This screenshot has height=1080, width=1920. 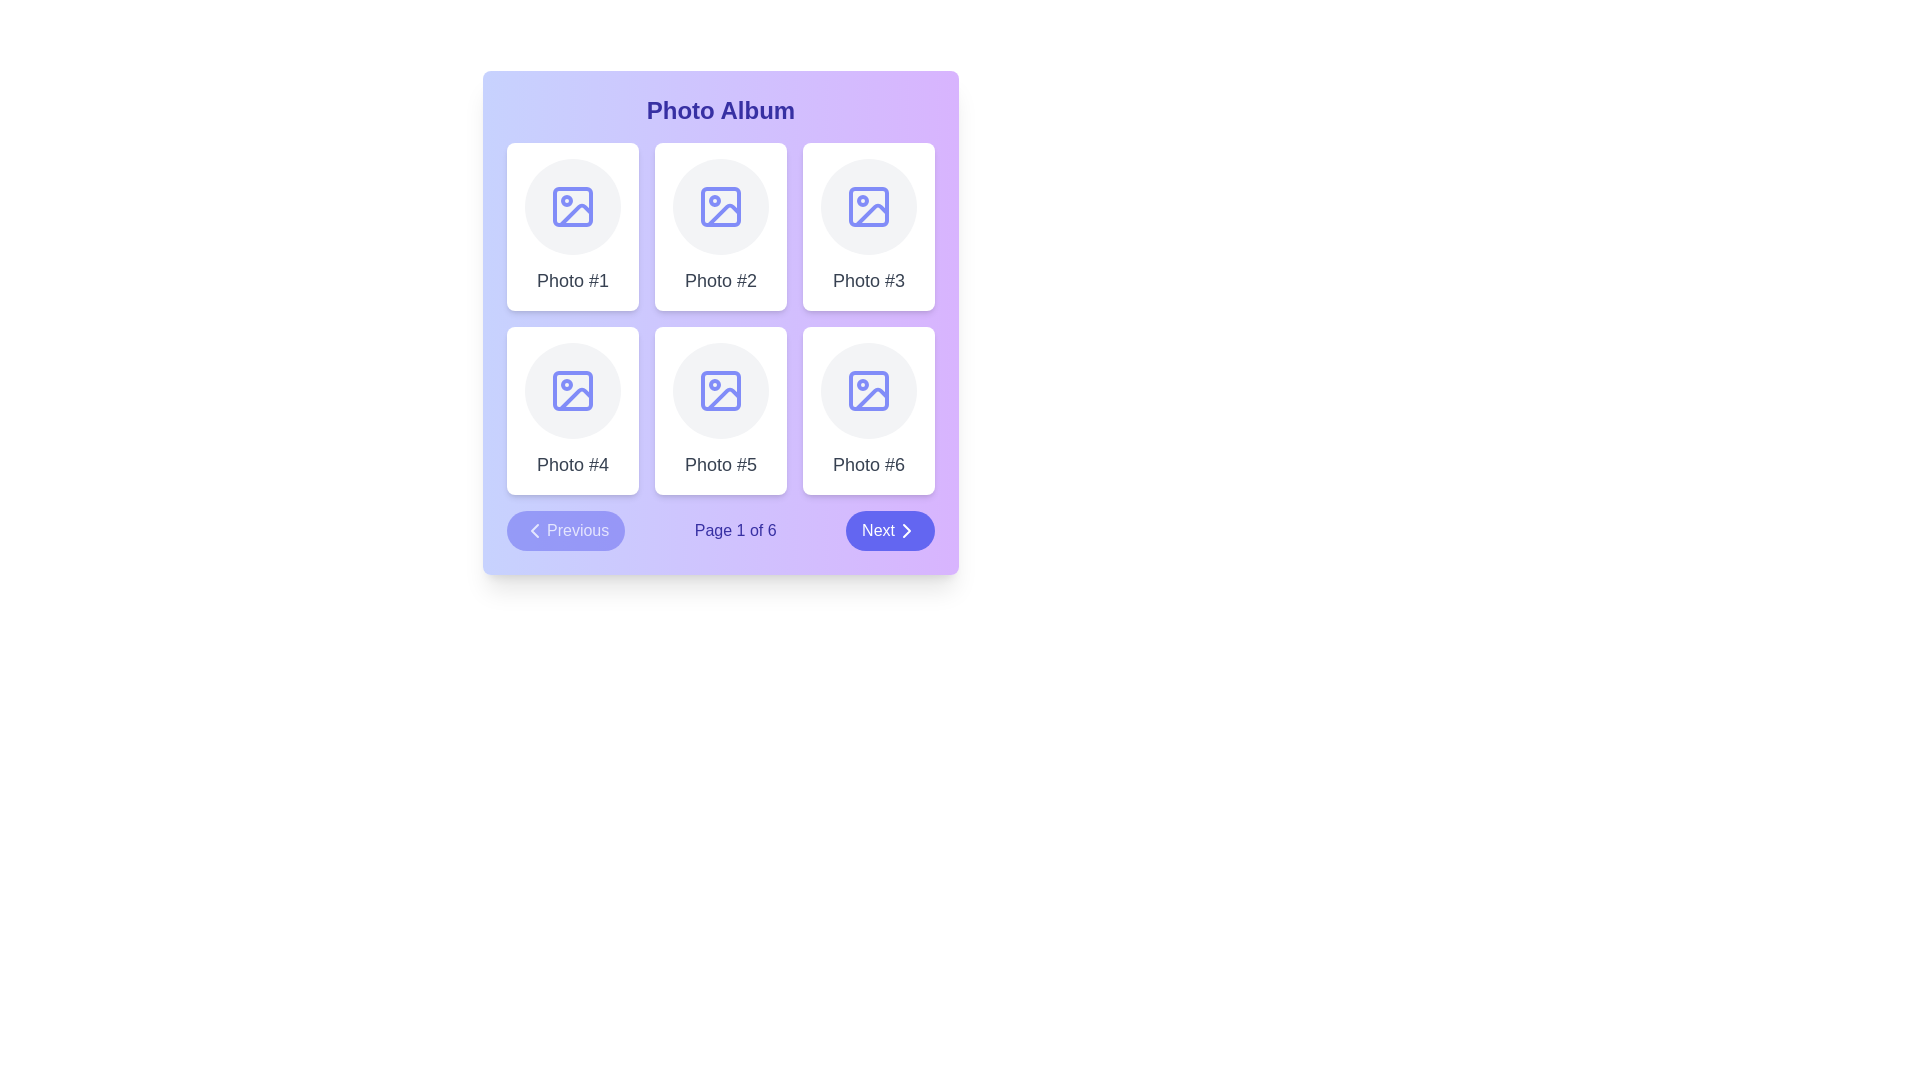 What do you see at coordinates (571, 390) in the screenshot?
I see `the circular icon placeholder with a light gray background and an indigo picture frame icon under the label 'Photo #4' in the photo album interface` at bounding box center [571, 390].